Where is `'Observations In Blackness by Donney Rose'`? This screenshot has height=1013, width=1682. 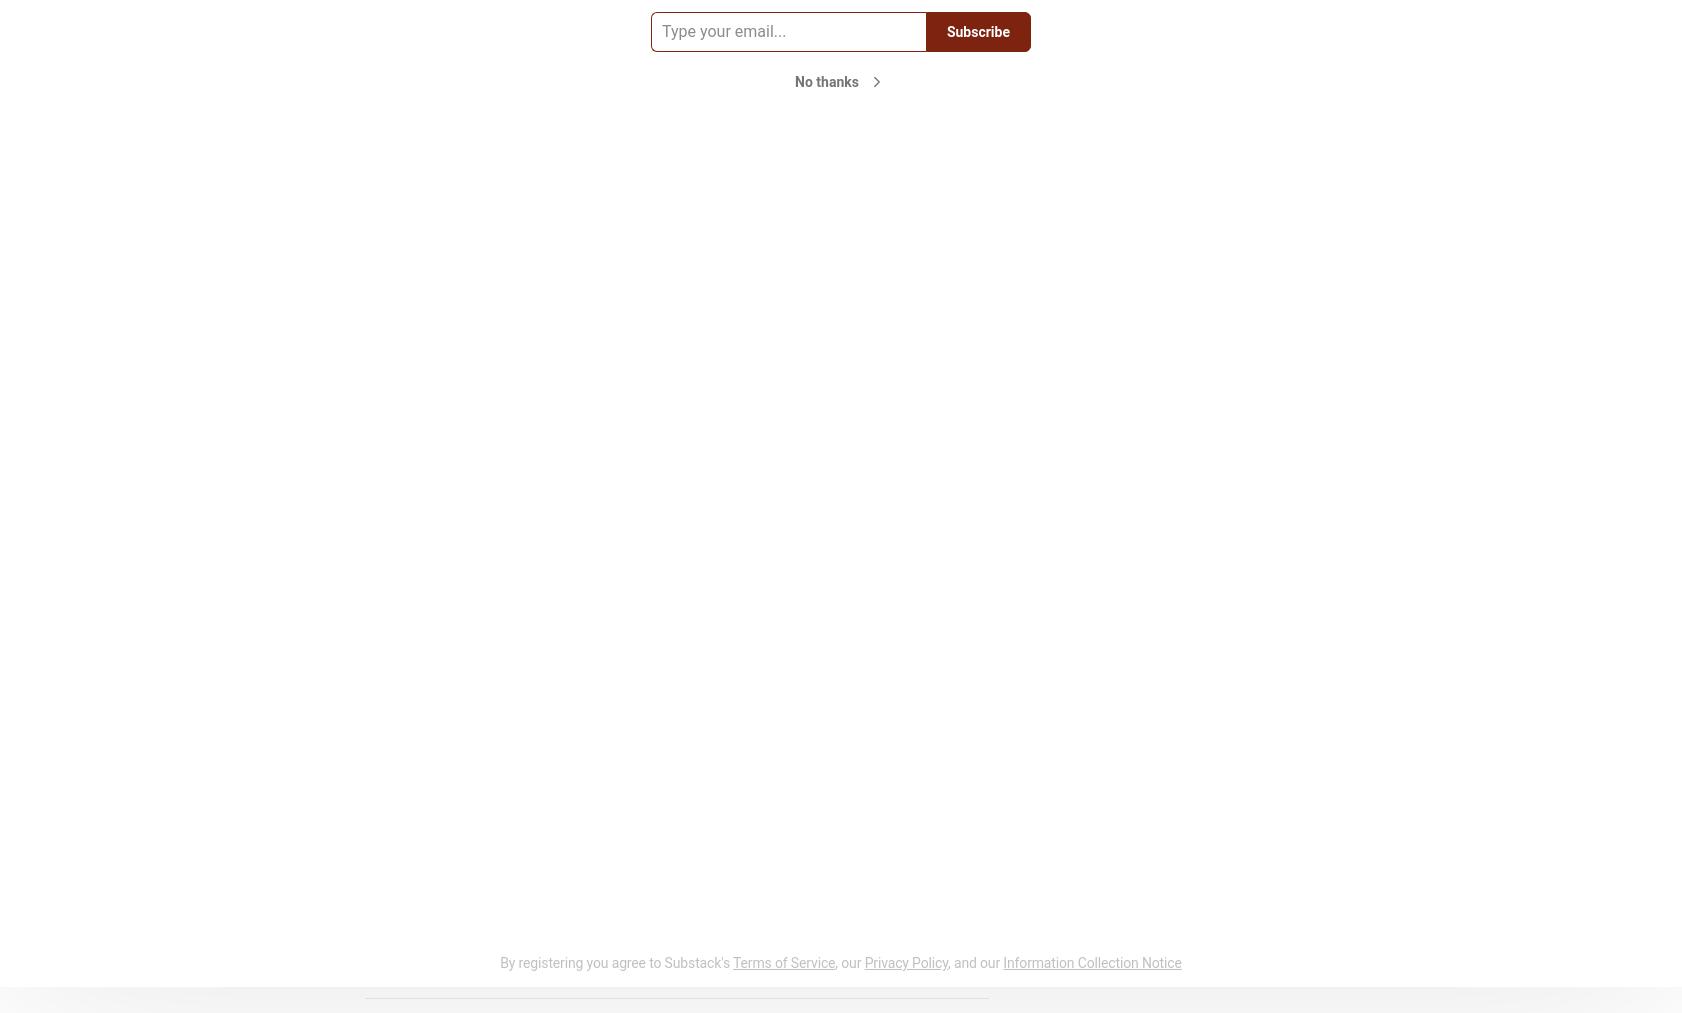 'Observations In Blackness by Donney Rose' is located at coordinates (1173, 205).